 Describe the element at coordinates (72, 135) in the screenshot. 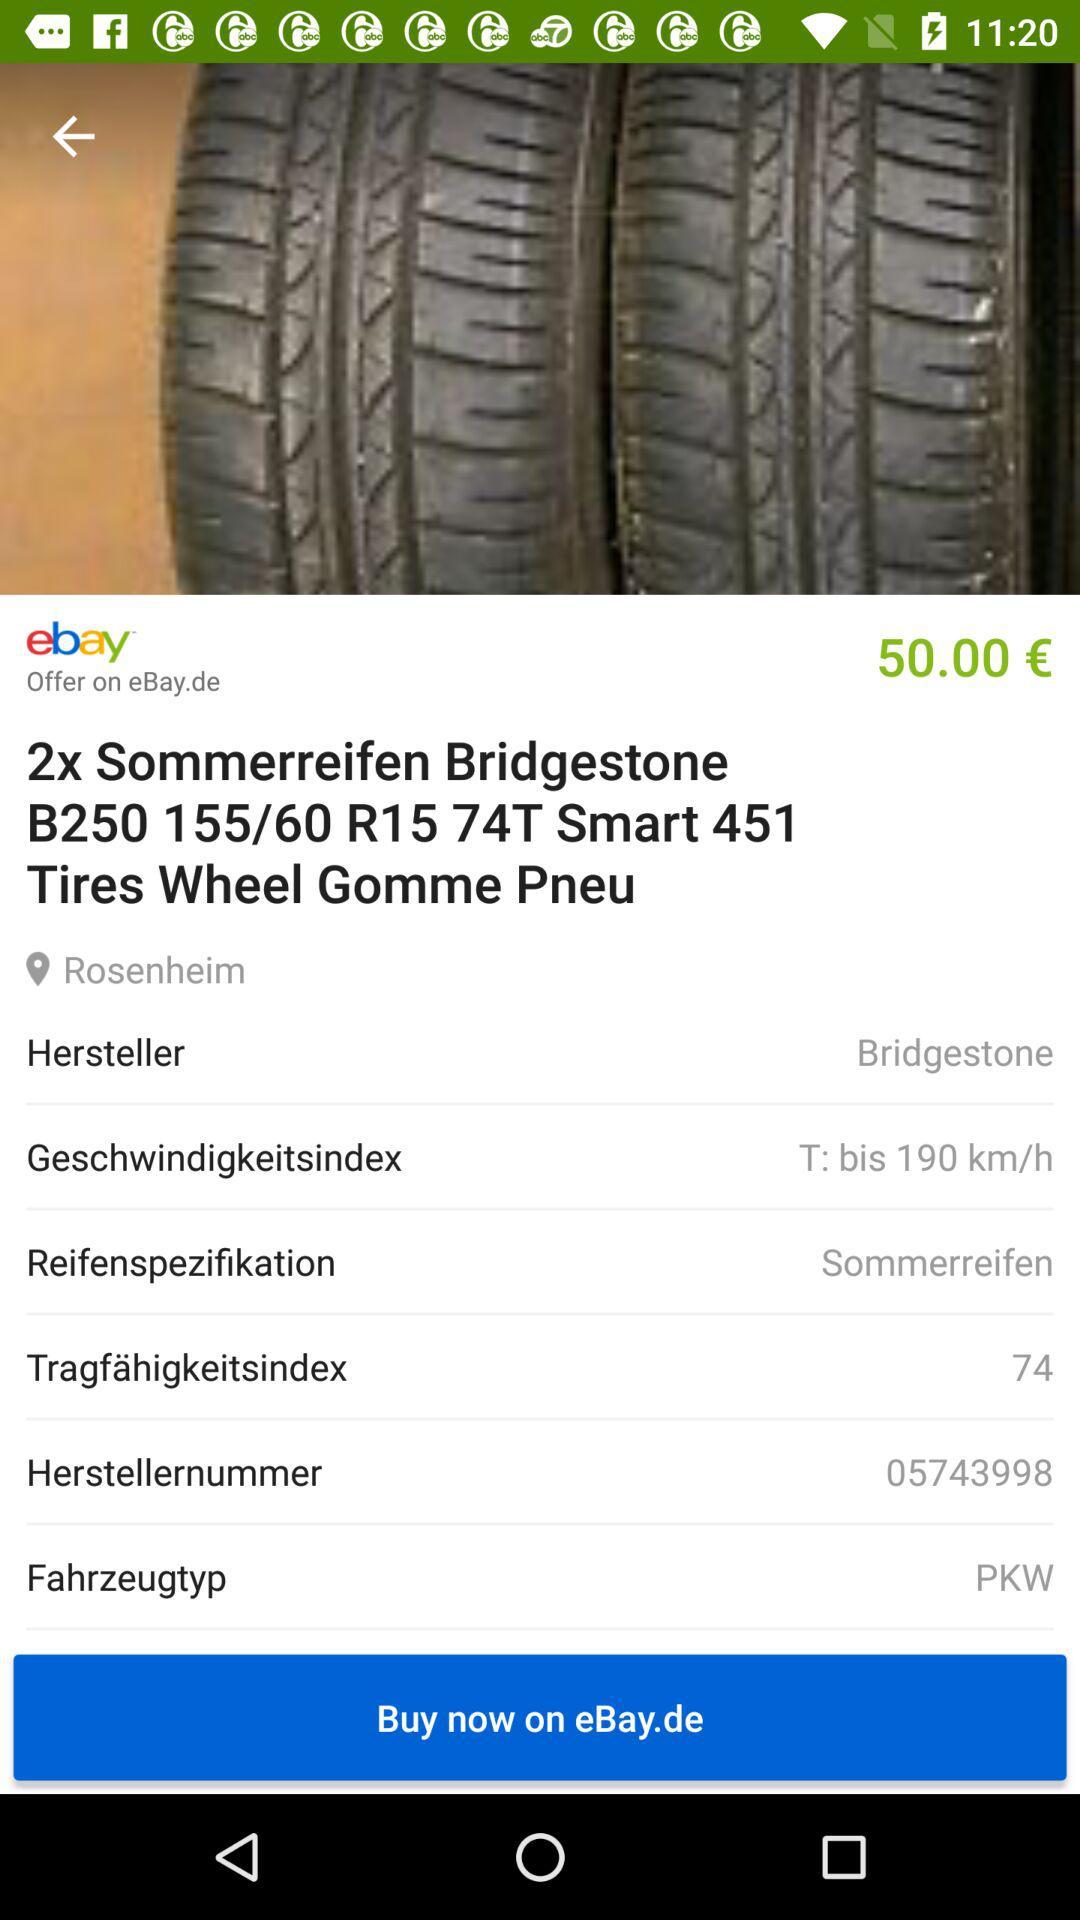

I see `go back` at that location.